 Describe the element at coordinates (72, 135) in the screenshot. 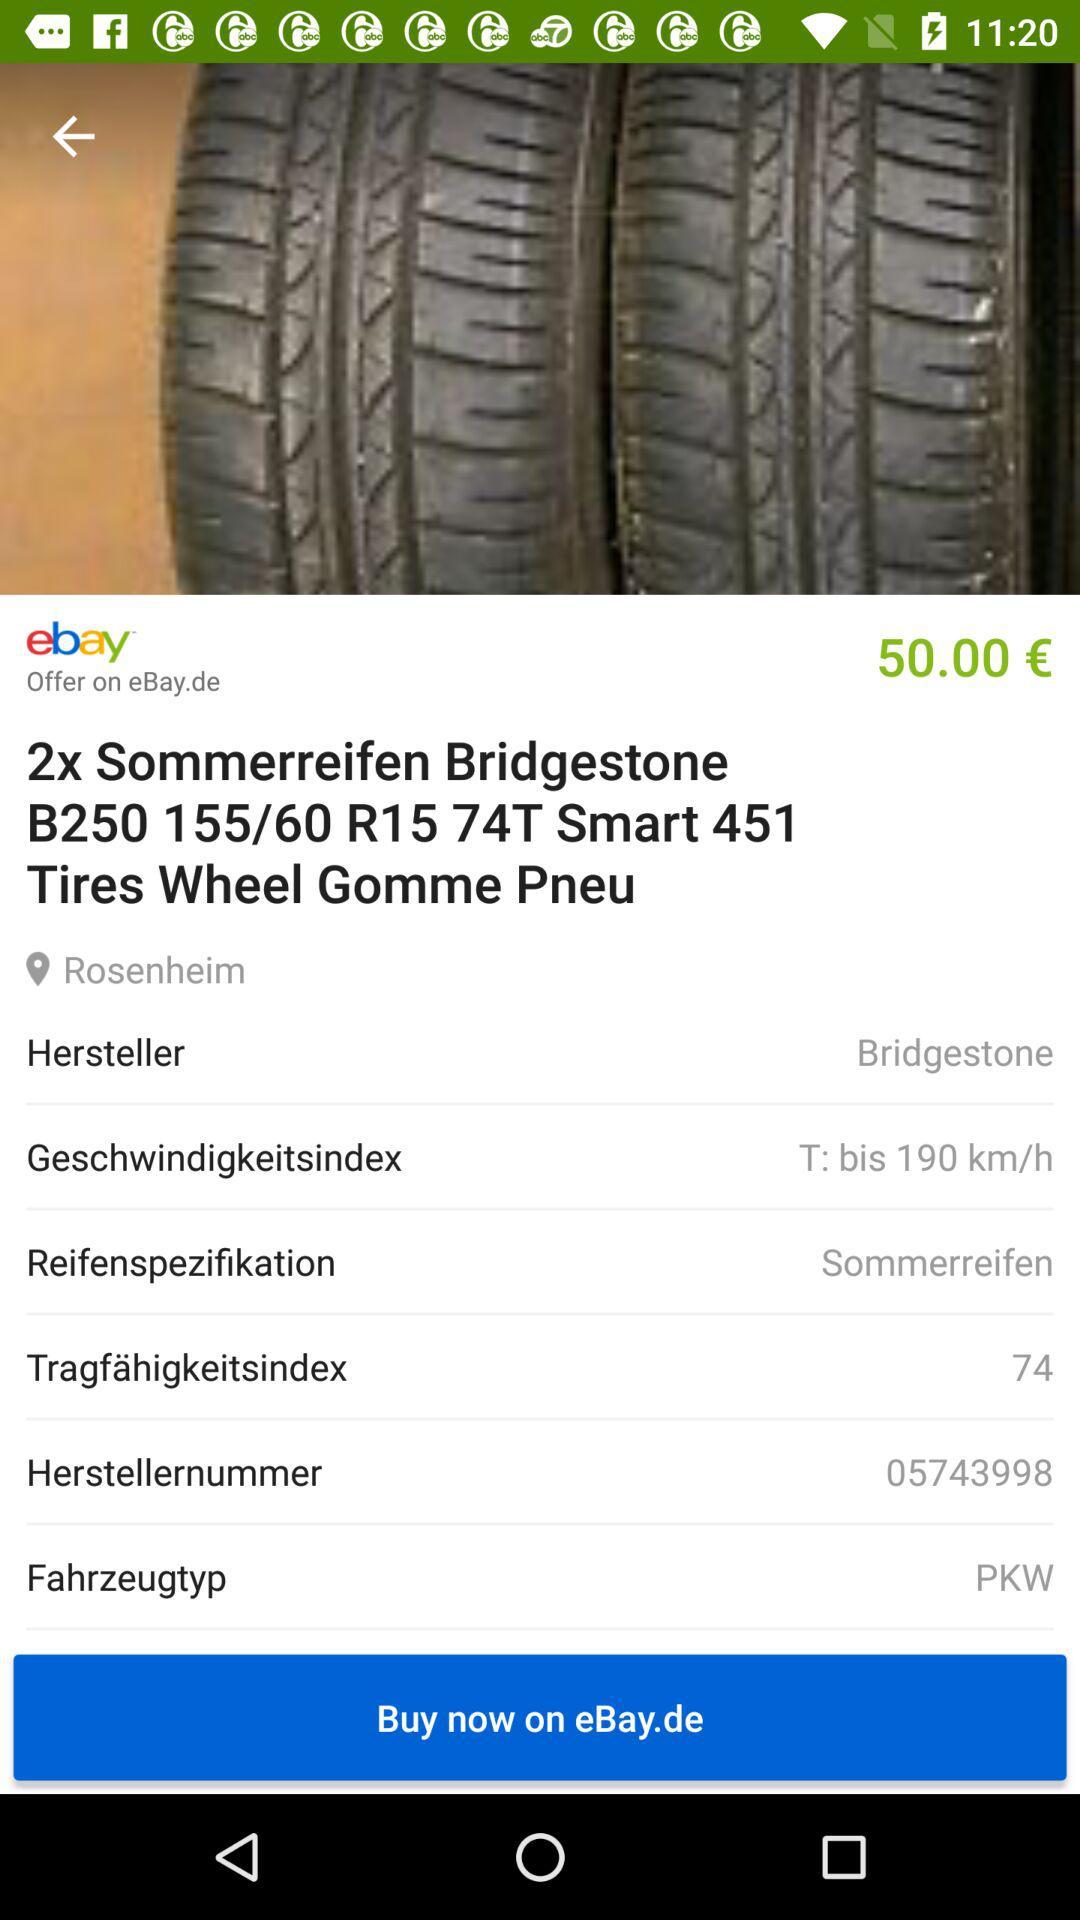

I see `go back` at that location.